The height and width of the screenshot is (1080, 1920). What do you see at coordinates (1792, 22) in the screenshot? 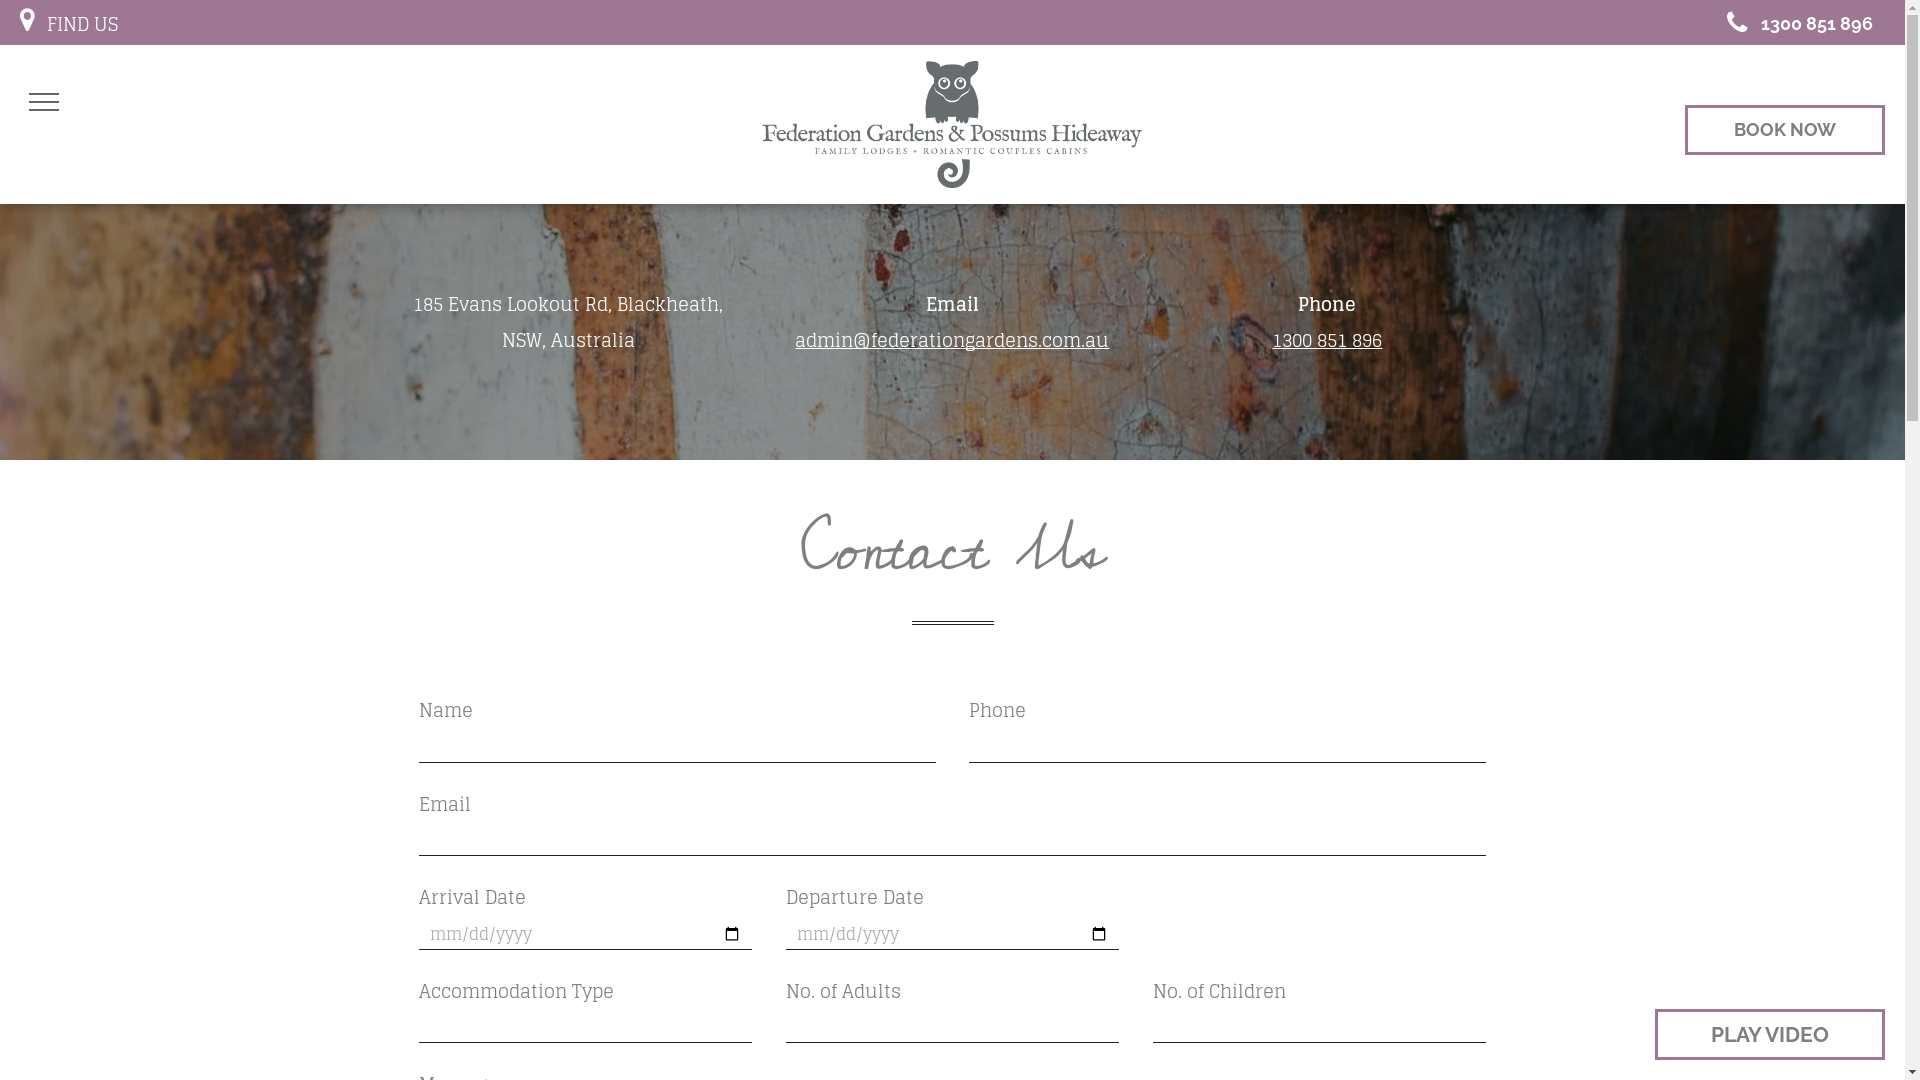
I see `'1300 851 896'` at bounding box center [1792, 22].